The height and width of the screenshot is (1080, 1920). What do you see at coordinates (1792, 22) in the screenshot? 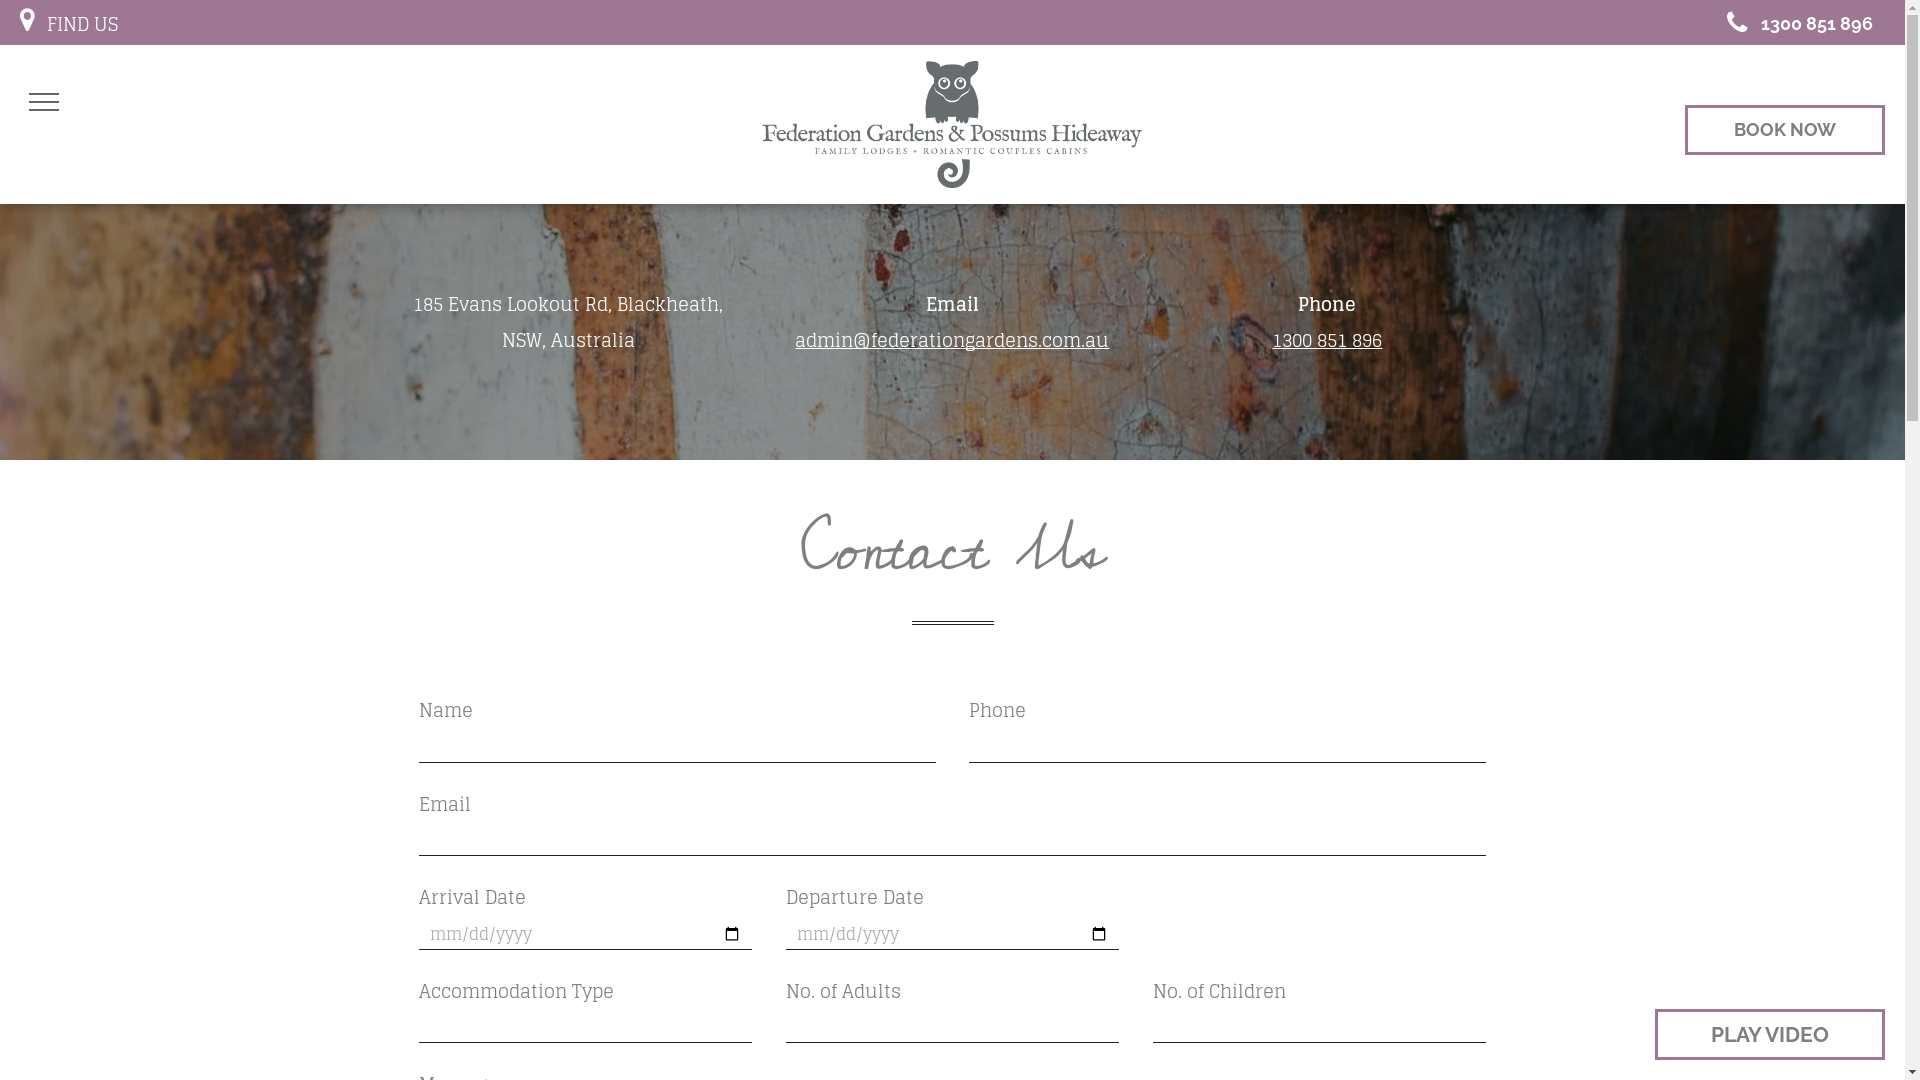
I see `'1300 851 896'` at bounding box center [1792, 22].